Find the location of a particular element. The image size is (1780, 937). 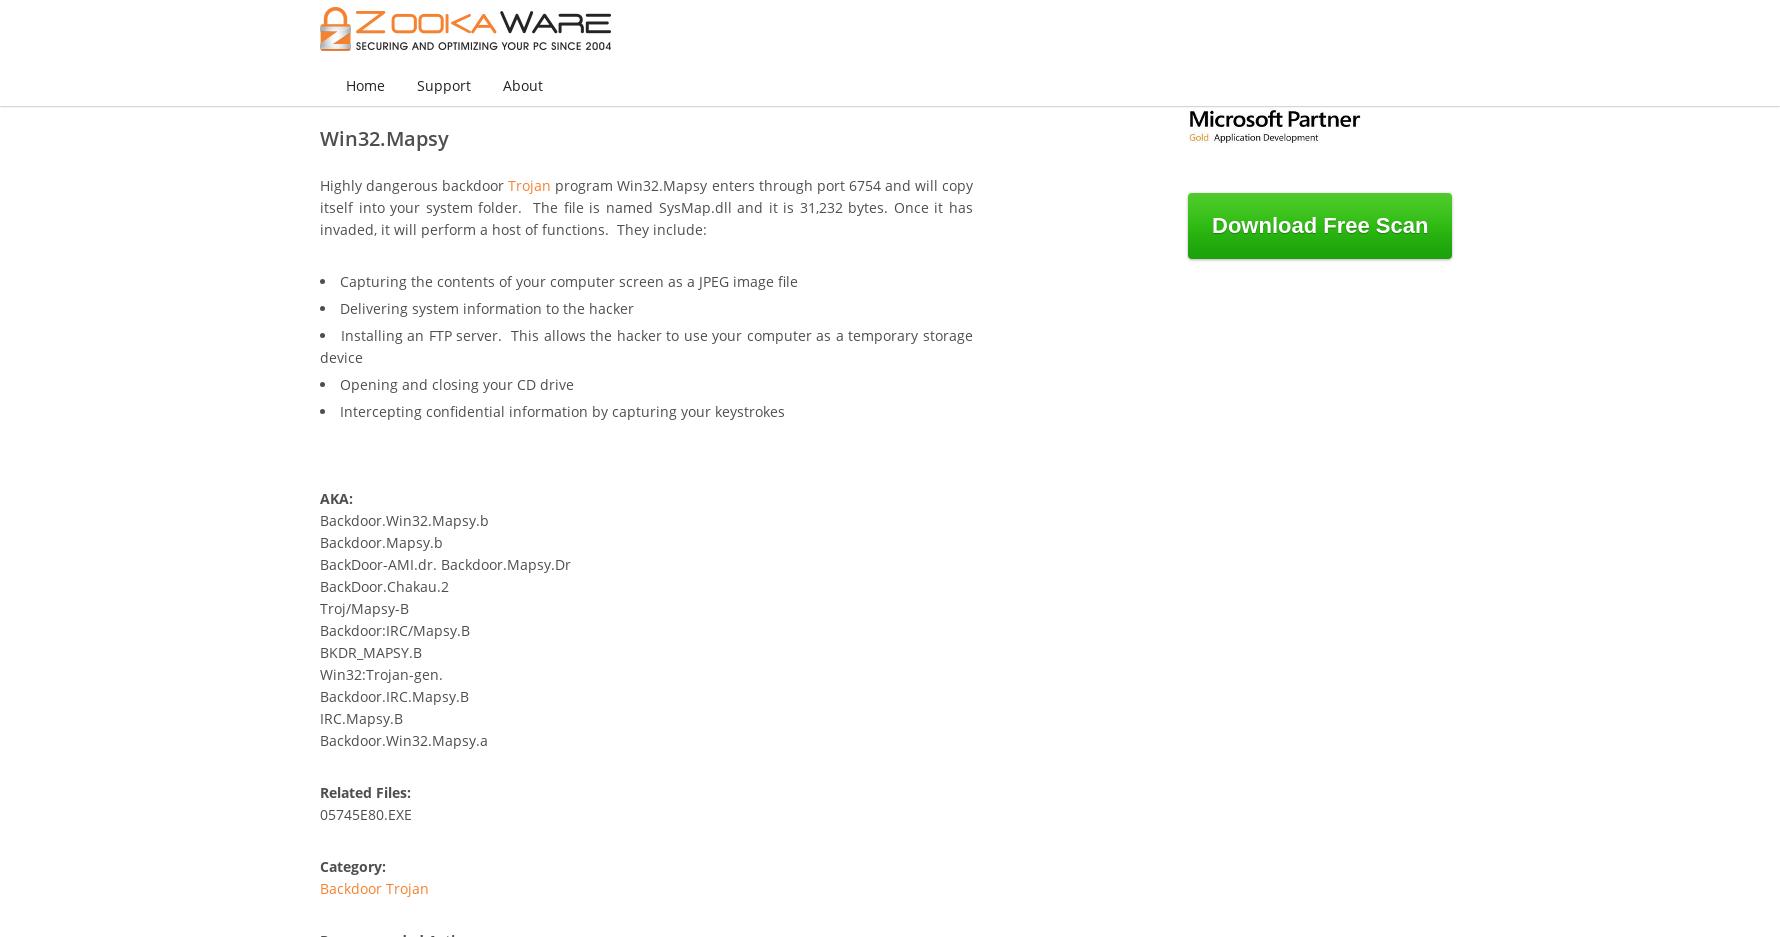

'Opening and closing your CD drive' is located at coordinates (339, 383).